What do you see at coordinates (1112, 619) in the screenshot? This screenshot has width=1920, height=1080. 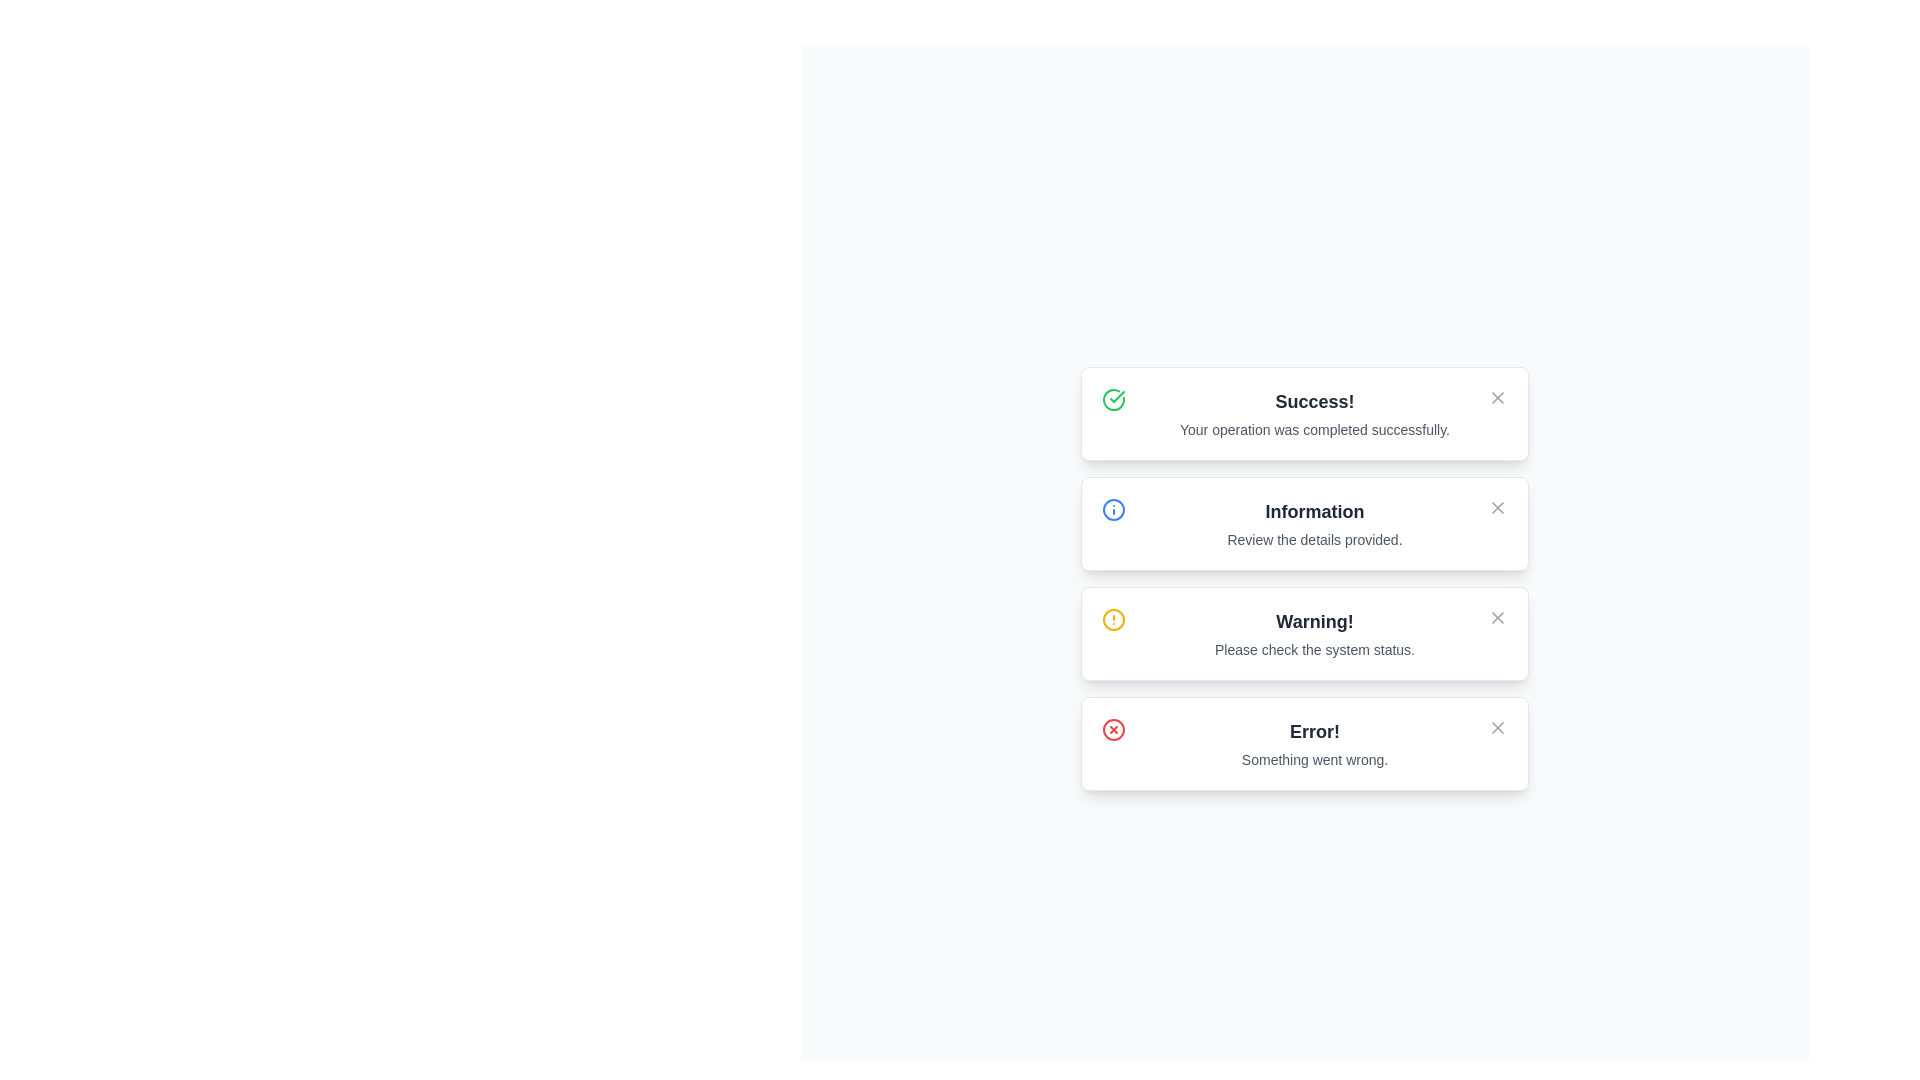 I see `the warning alert icon located to the left of the 'Warning!' label, which indicates the importance of the alert message` at bounding box center [1112, 619].